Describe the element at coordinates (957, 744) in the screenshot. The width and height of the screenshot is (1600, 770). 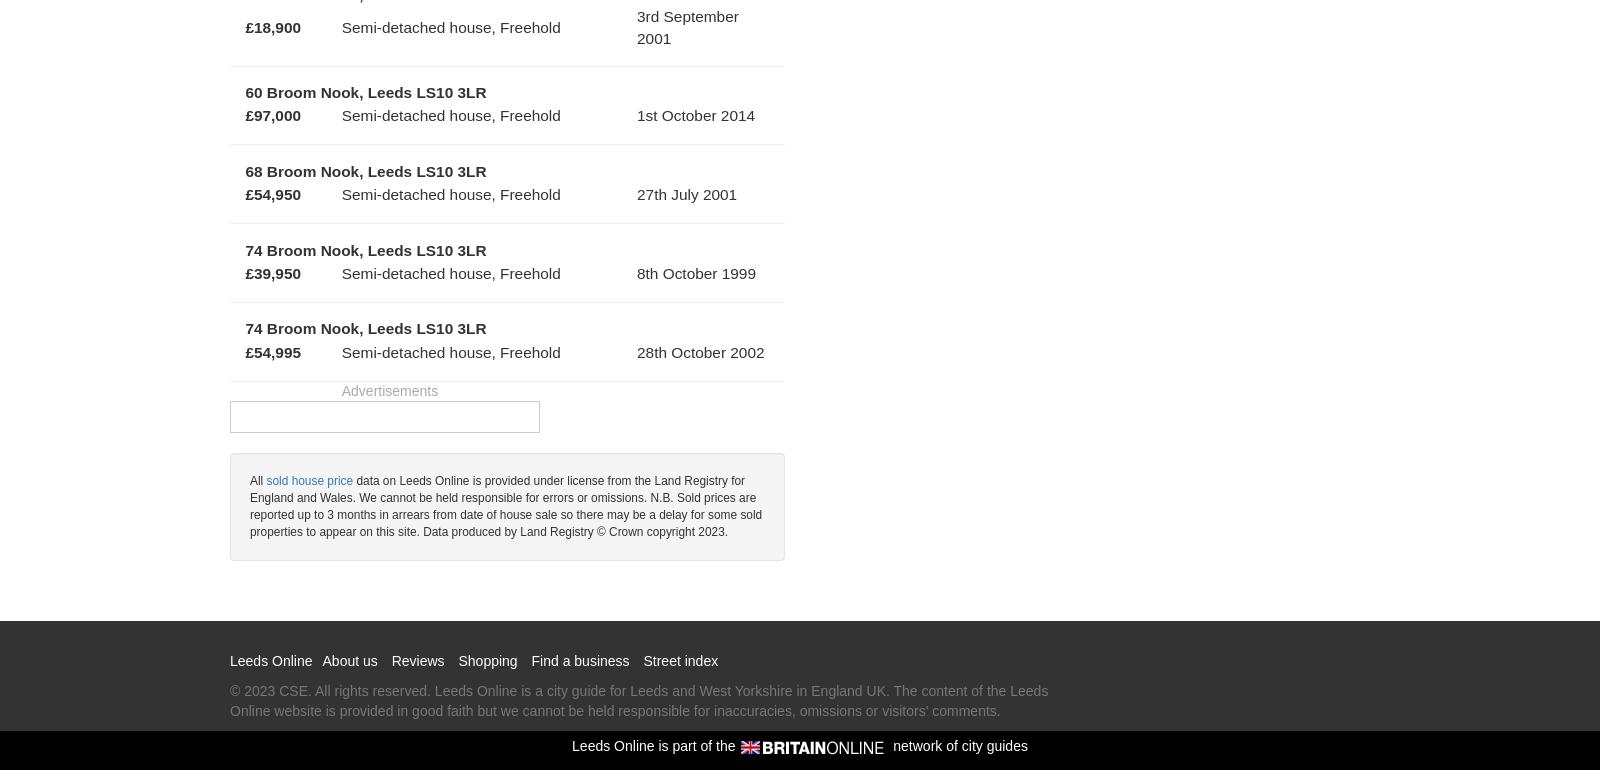
I see `'network of city guides'` at that location.